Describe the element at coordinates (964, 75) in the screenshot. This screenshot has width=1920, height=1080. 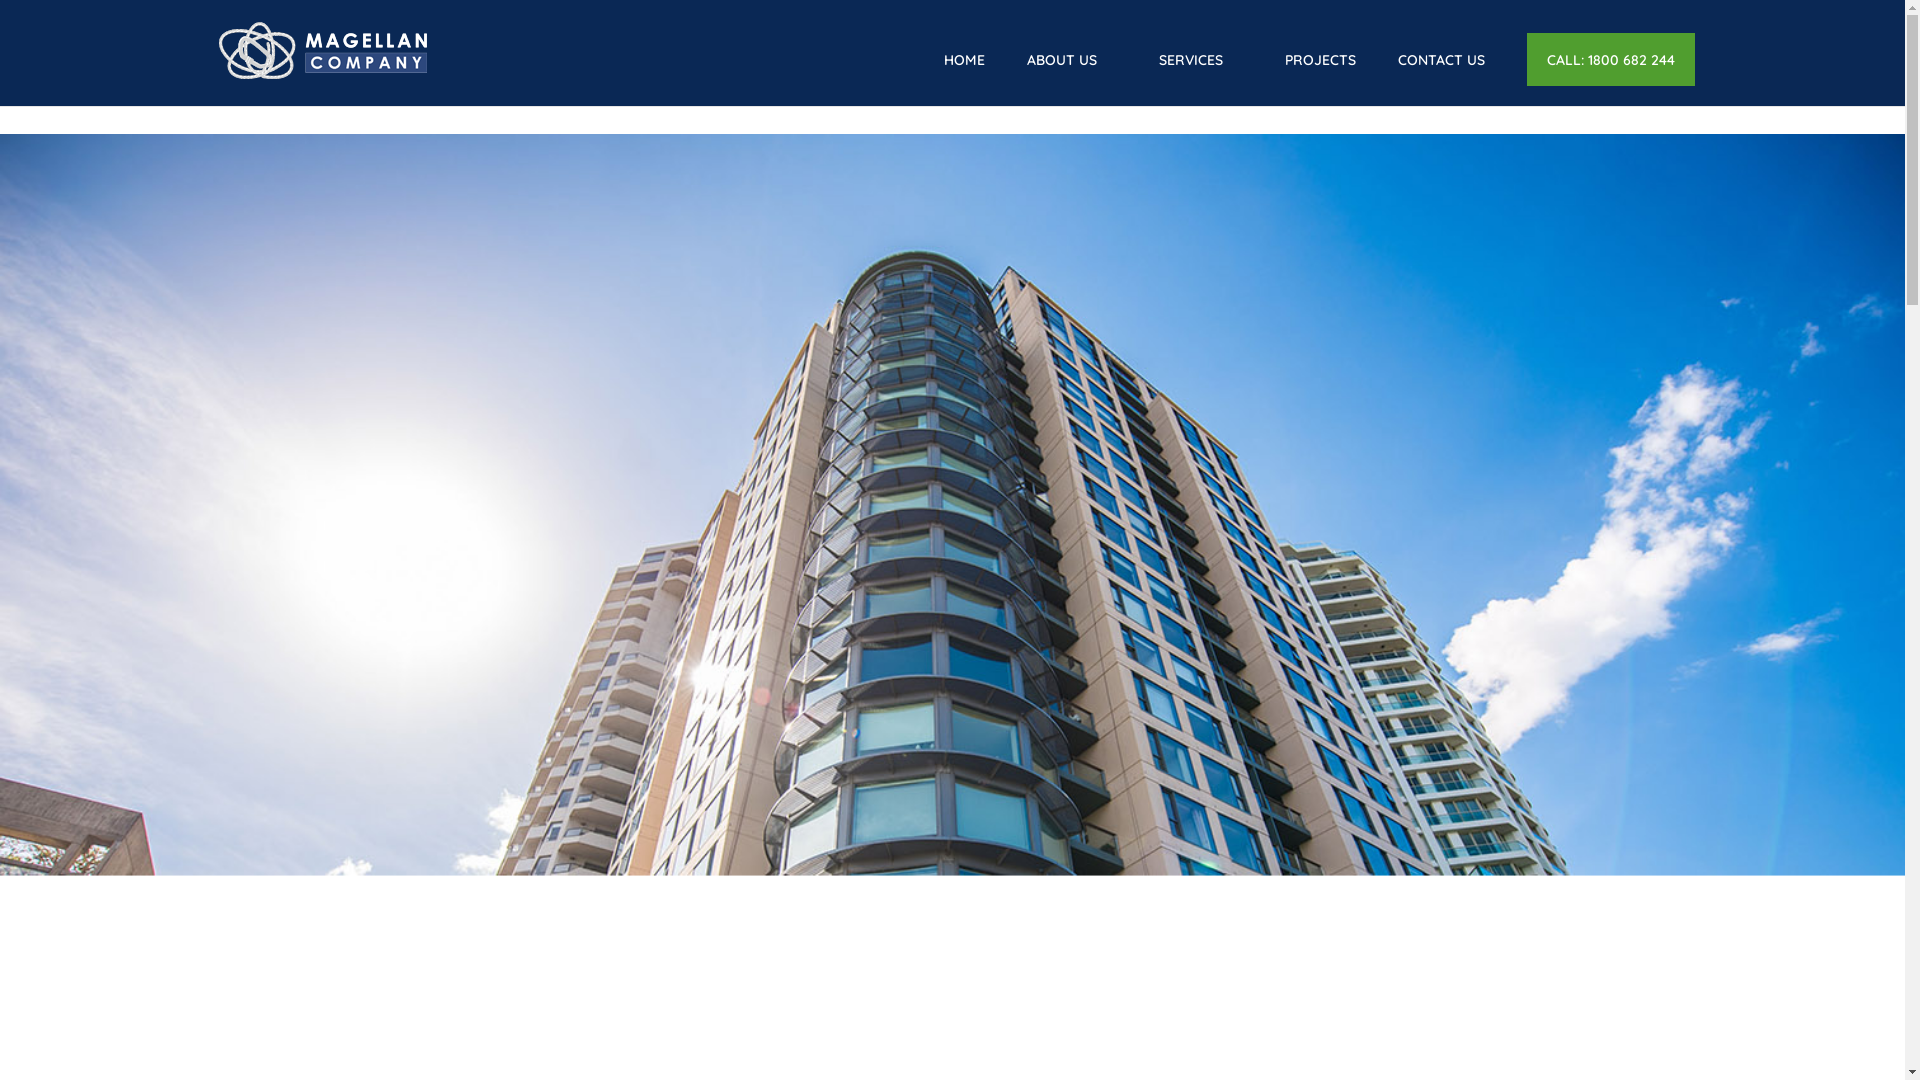
I see `'HOME'` at that location.